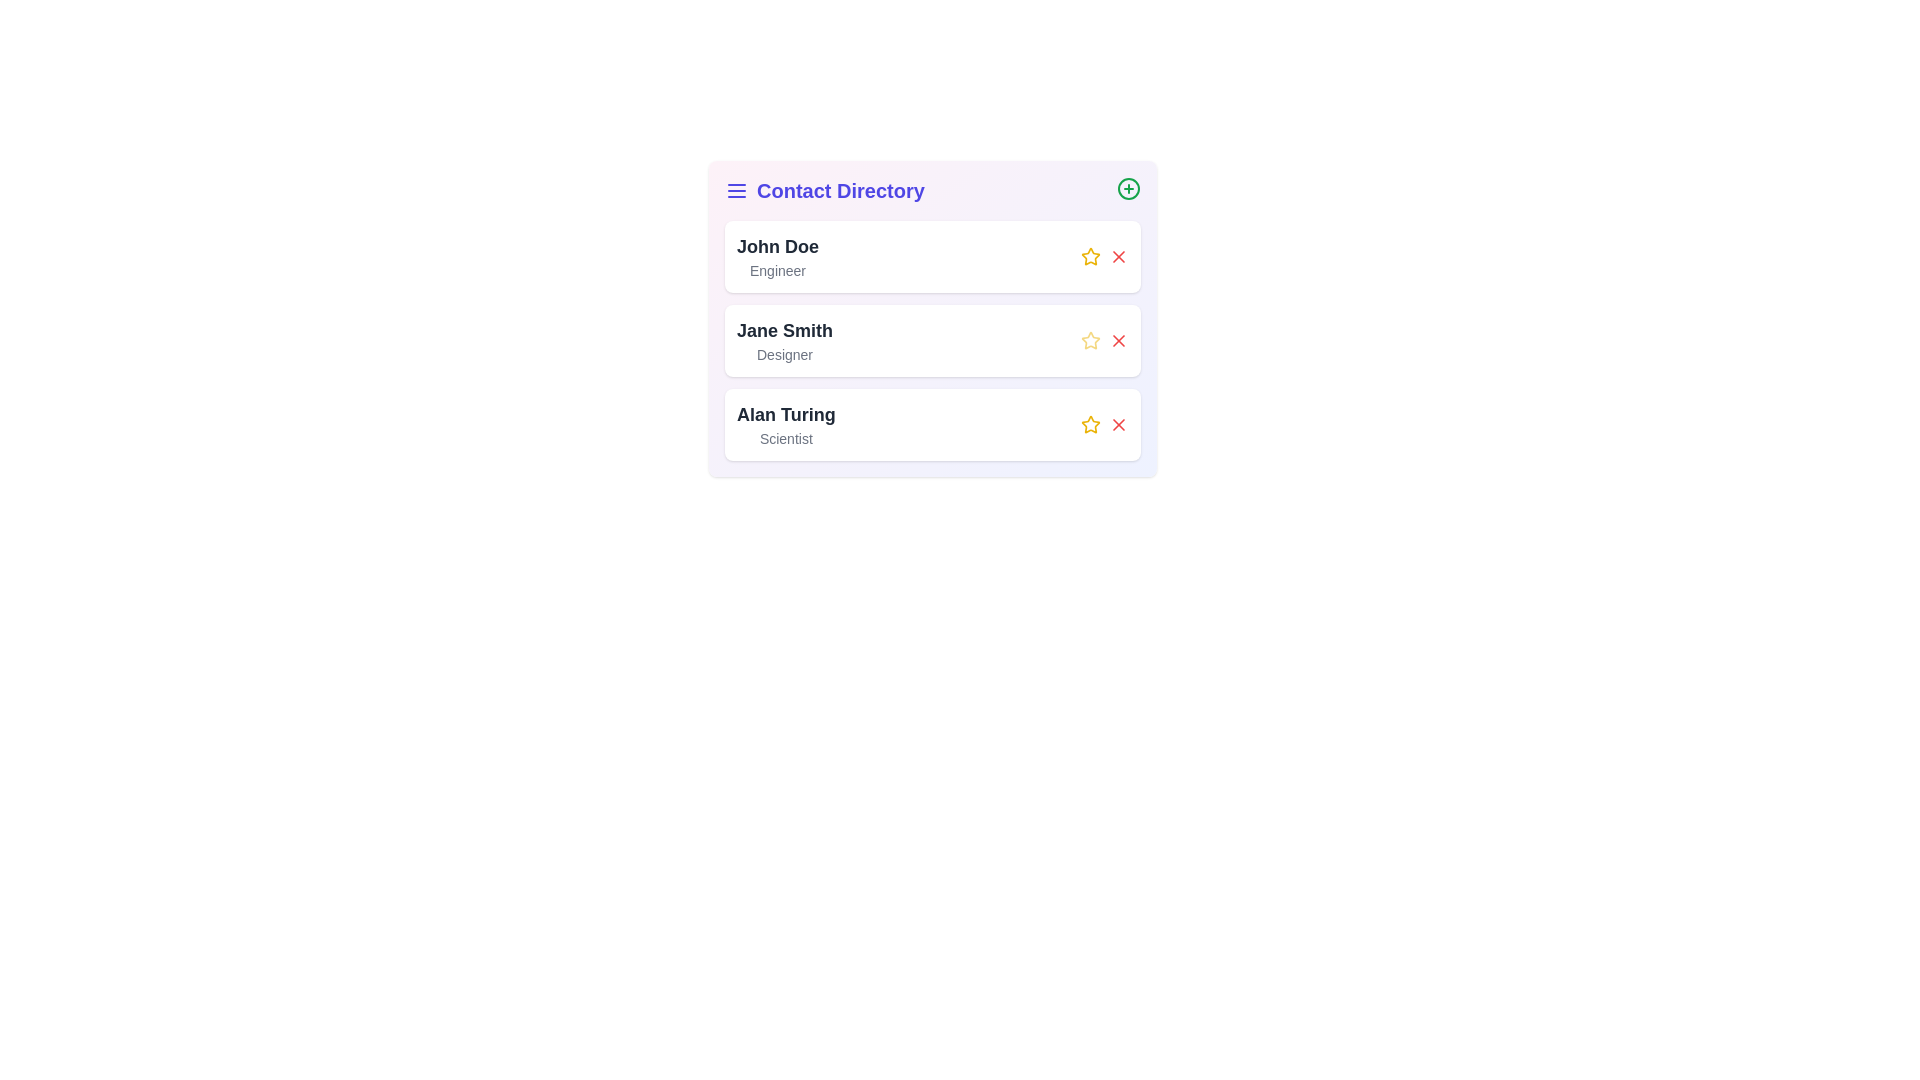 The width and height of the screenshot is (1920, 1080). Describe the element at coordinates (1117, 339) in the screenshot. I see `the remove button corresponding to the contact named Jane Smith` at that location.